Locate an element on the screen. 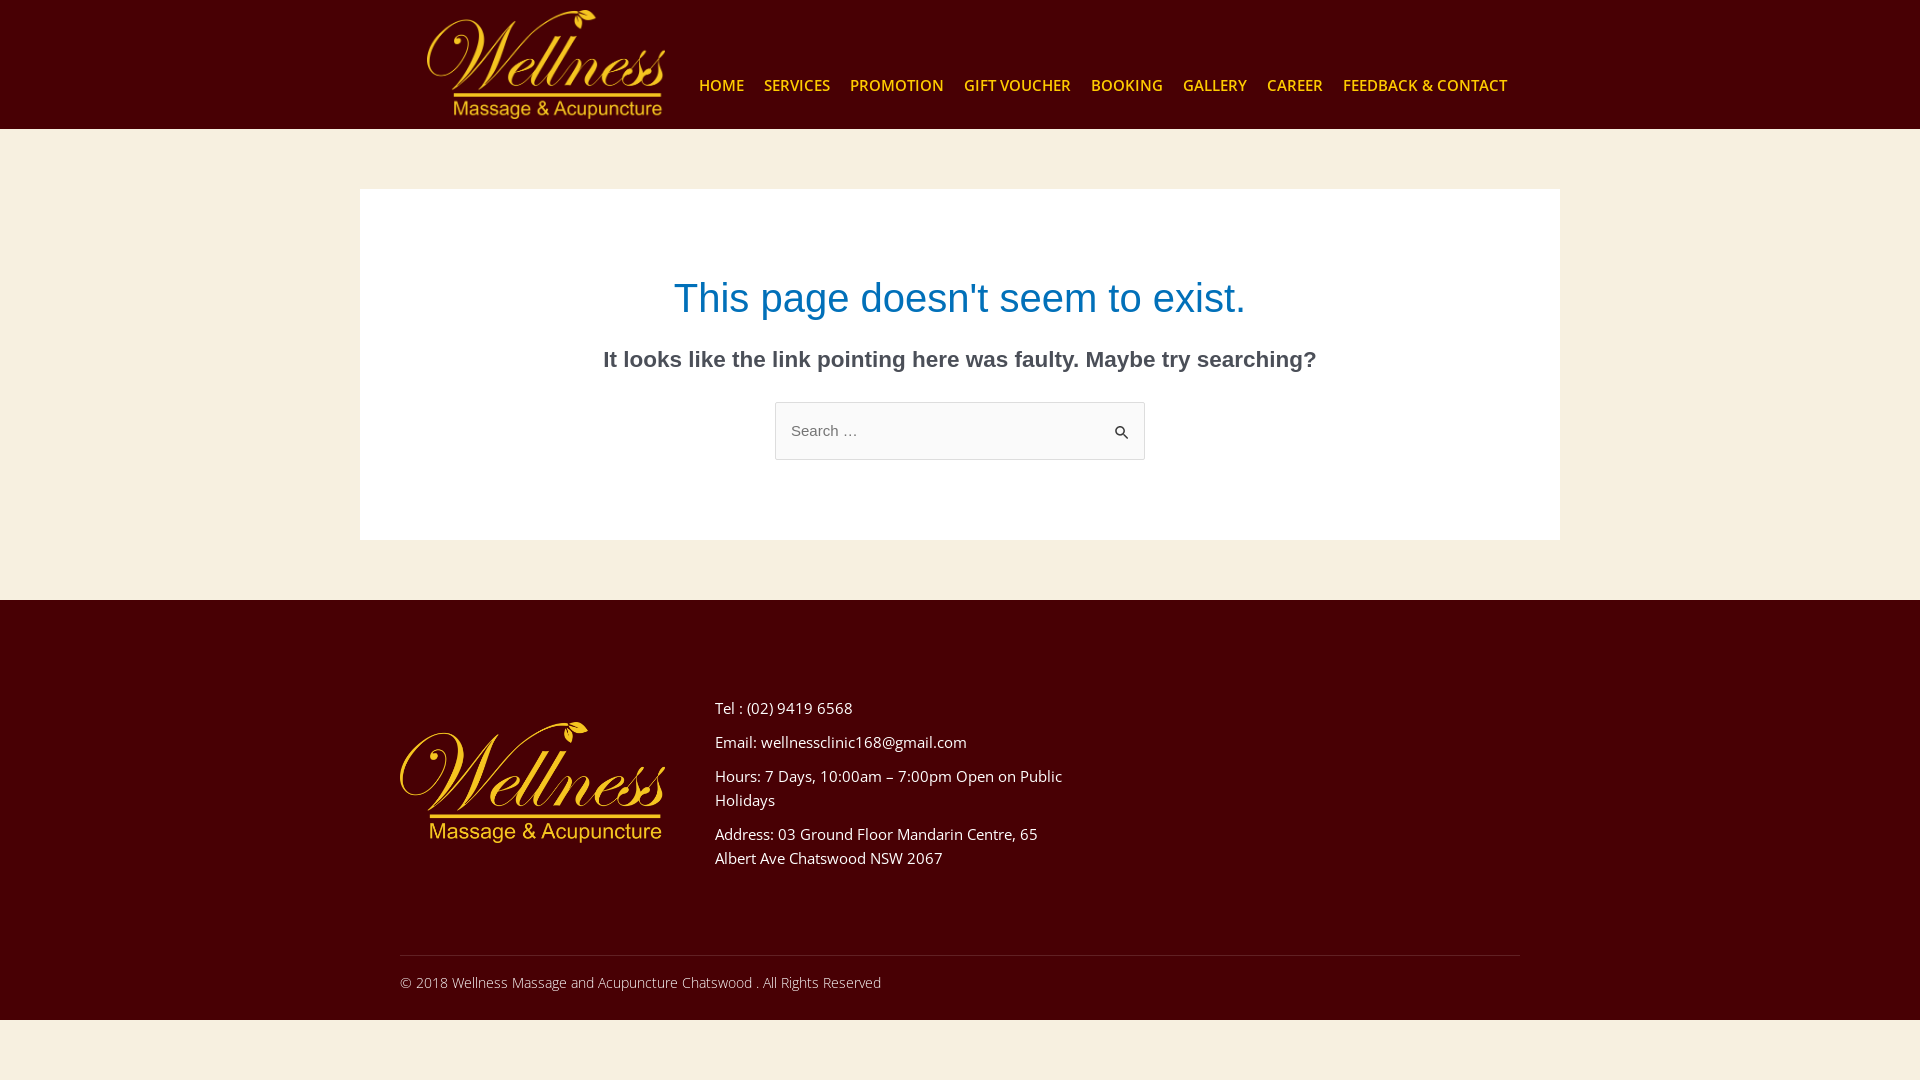 This screenshot has height=1080, width=1920. 'BOOKING' is located at coordinates (1126, 83).